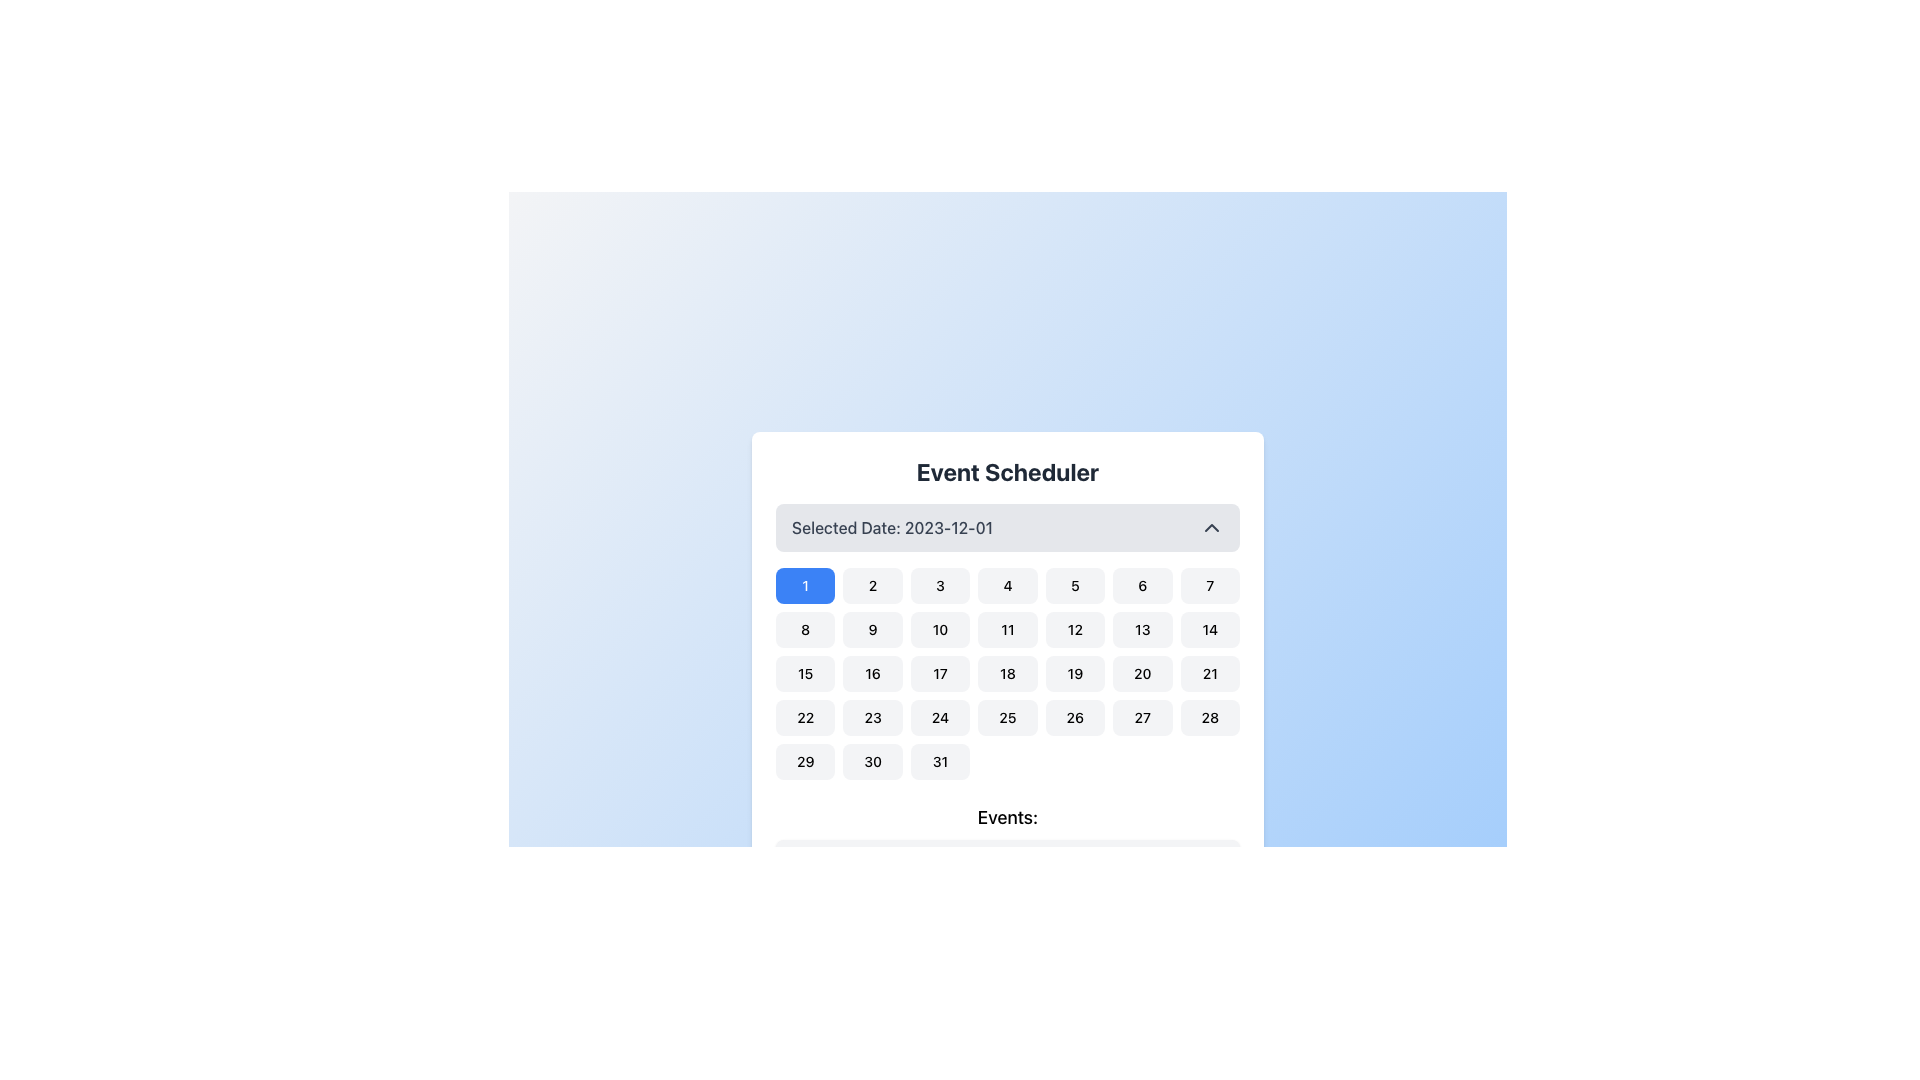 This screenshot has height=1080, width=1920. Describe the element at coordinates (1008, 585) in the screenshot. I see `the calendar day cell displaying the number '4'` at that location.